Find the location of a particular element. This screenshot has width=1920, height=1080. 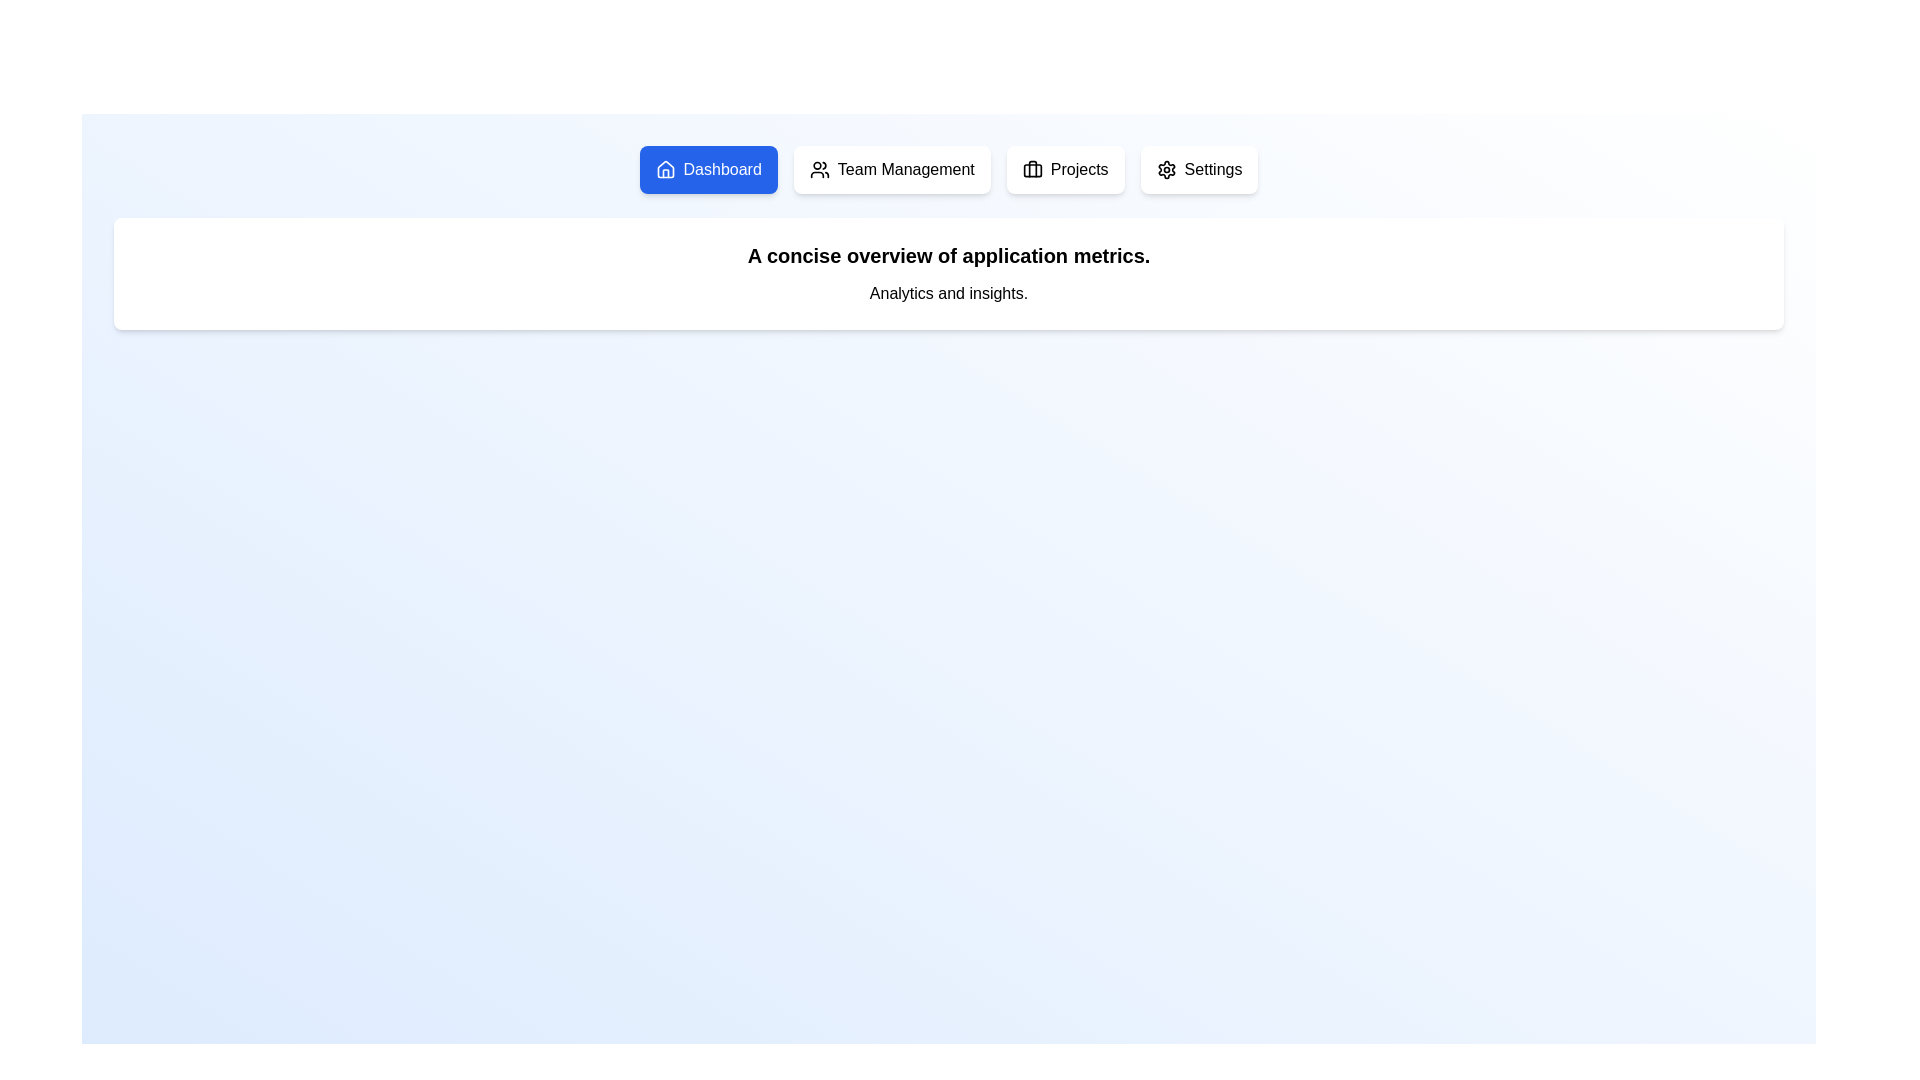

the 'Team Management' button, which is the second button from the left in a row of four buttons, to trigger a visual response is located at coordinates (891, 168).